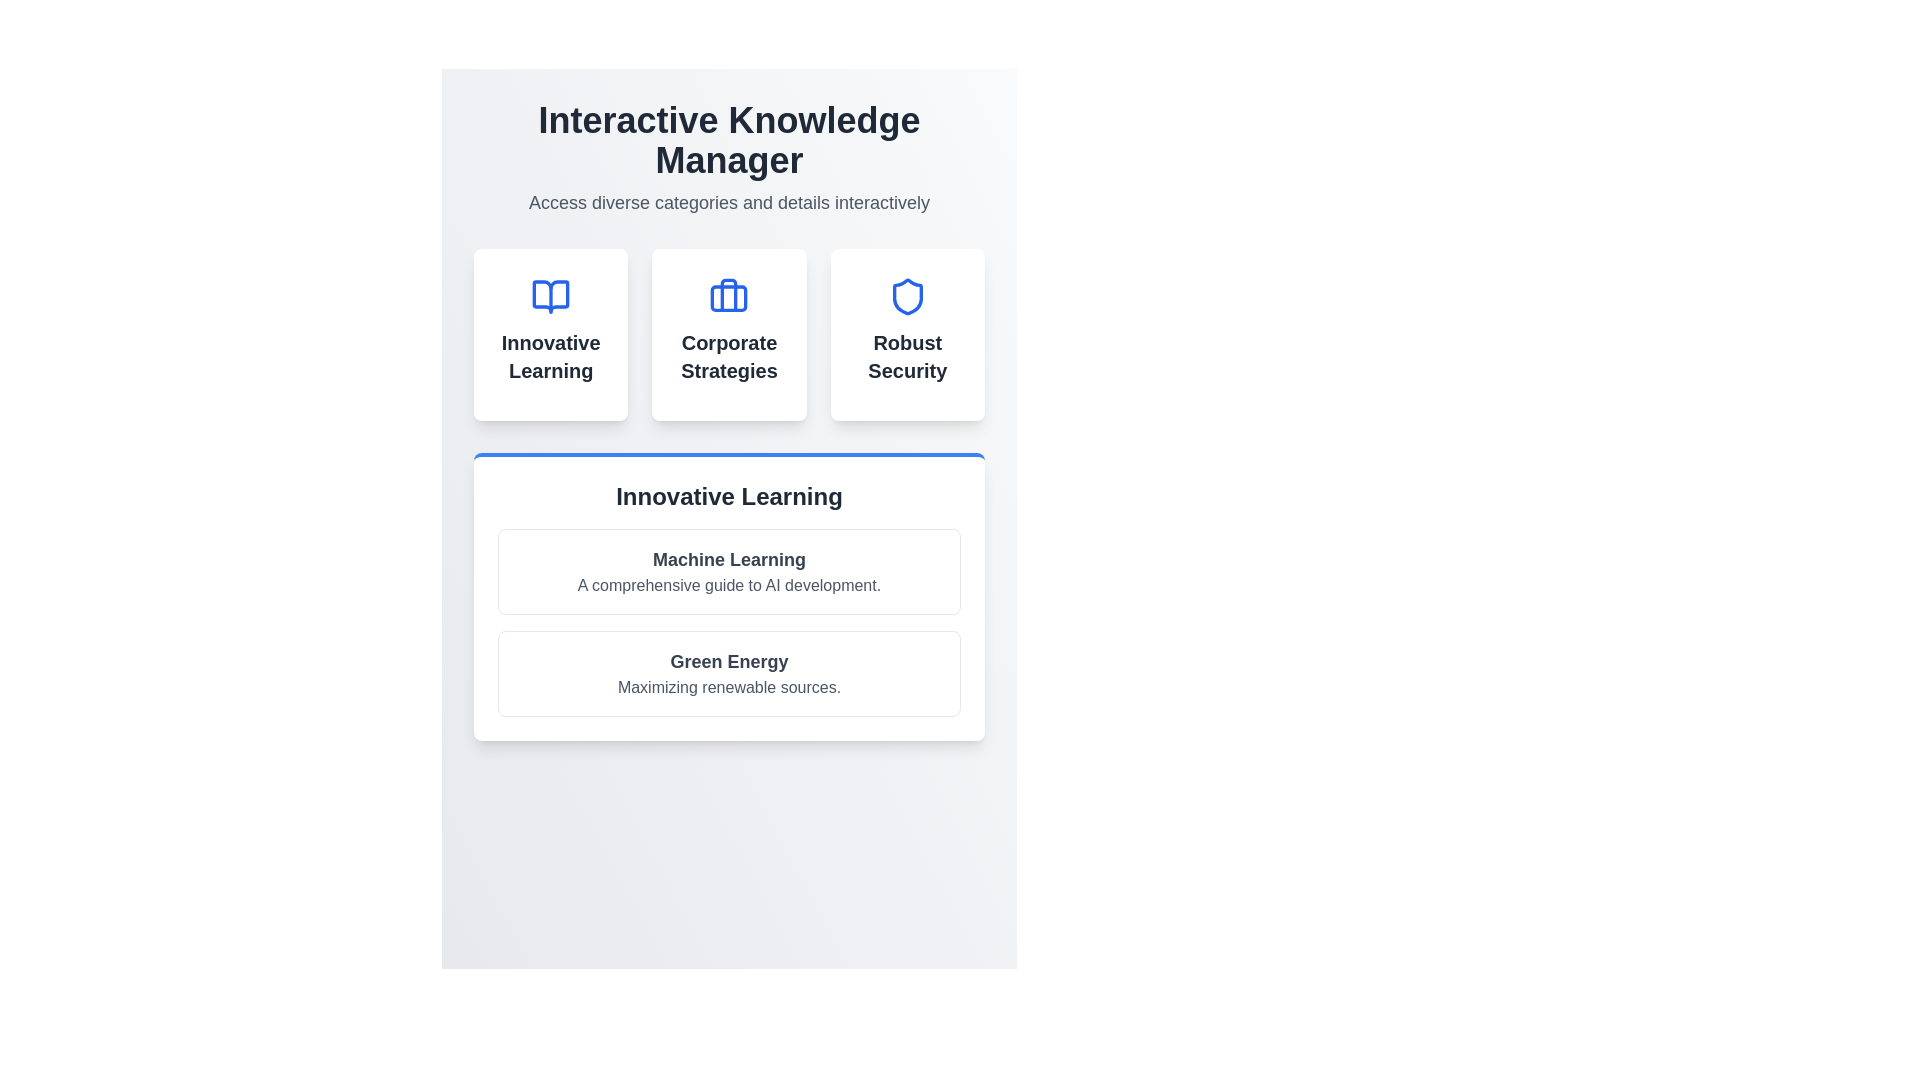 This screenshot has height=1080, width=1920. What do you see at coordinates (551, 334) in the screenshot?
I see `the 'Innovative Learning' category selection tile, which is the first tile in the top row of three tiles, located directly left of the 'Corporate Strategies' tile` at bounding box center [551, 334].